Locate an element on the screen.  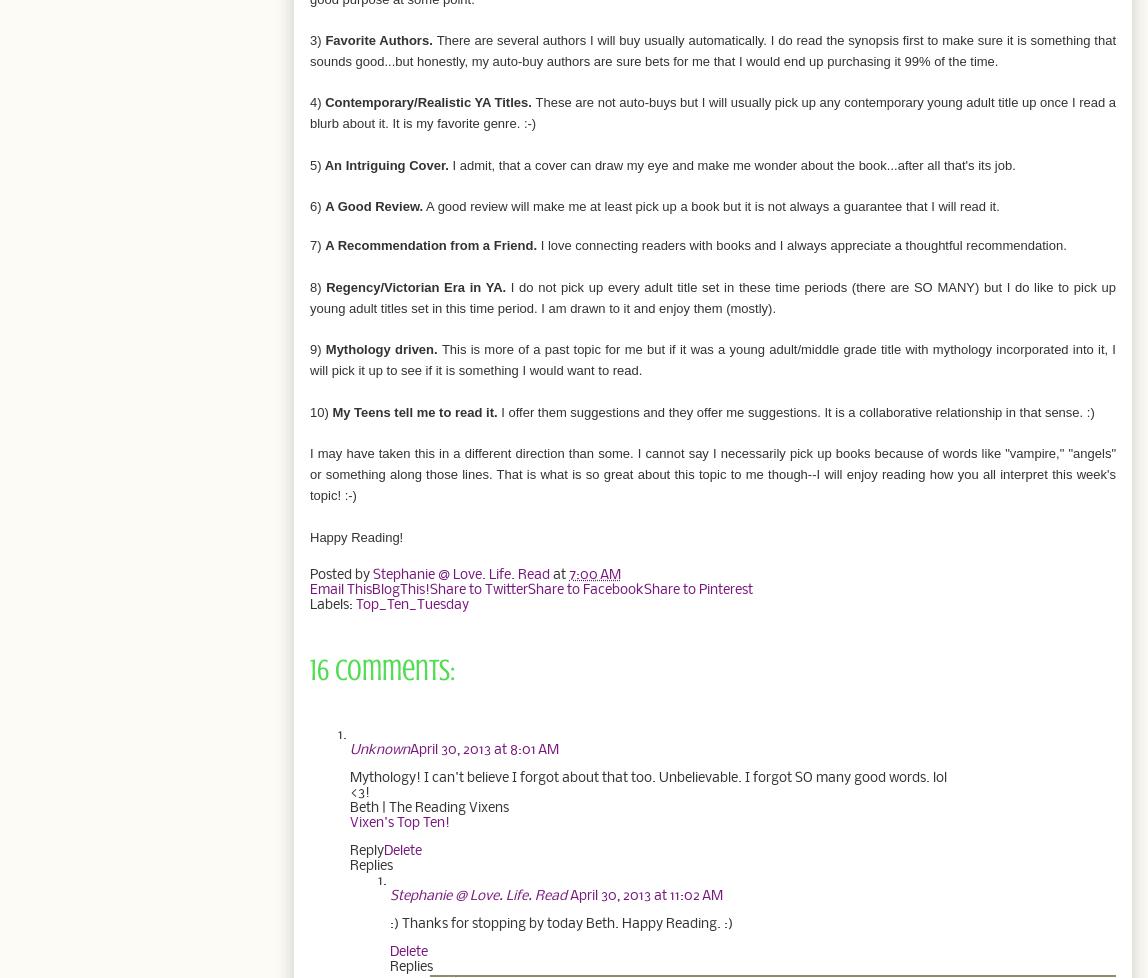
'Favorite Authors.' is located at coordinates (380, 40).